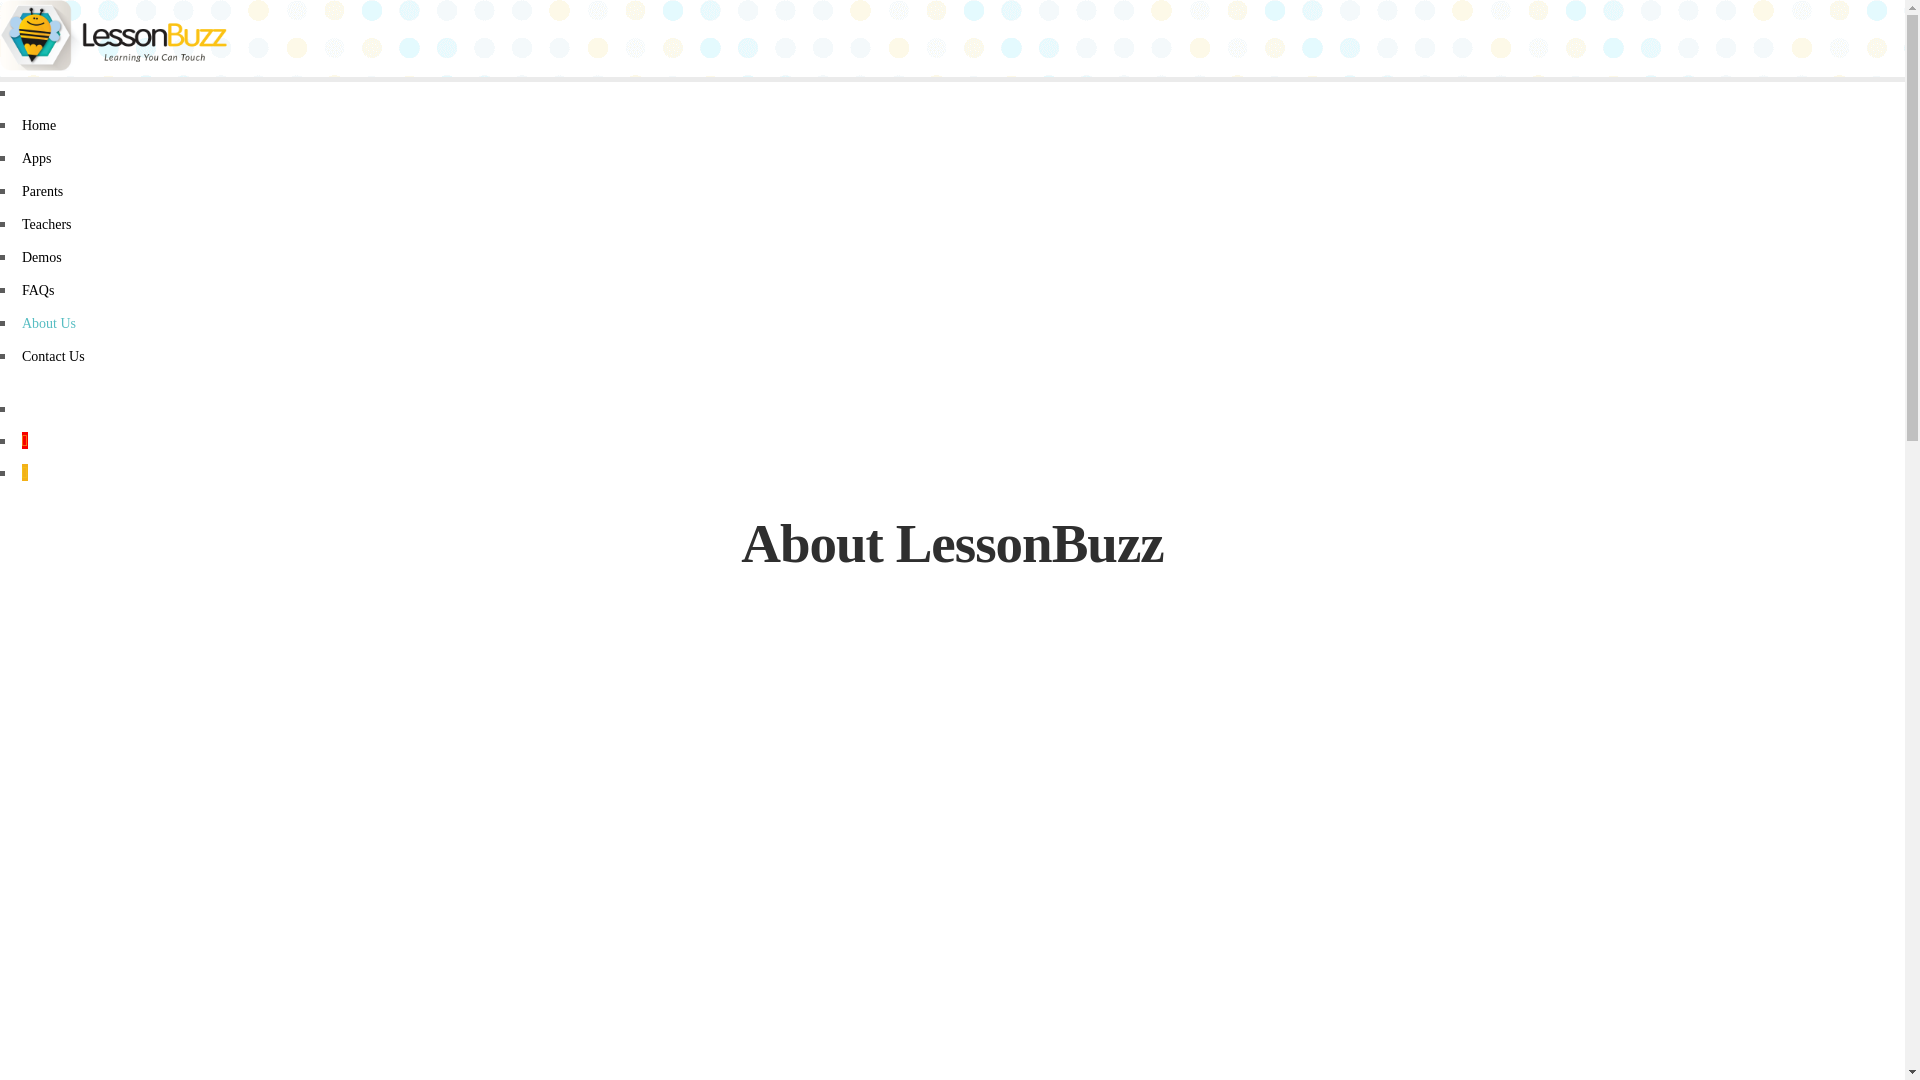 This screenshot has width=1920, height=1080. I want to click on 'Apps', so click(37, 157).